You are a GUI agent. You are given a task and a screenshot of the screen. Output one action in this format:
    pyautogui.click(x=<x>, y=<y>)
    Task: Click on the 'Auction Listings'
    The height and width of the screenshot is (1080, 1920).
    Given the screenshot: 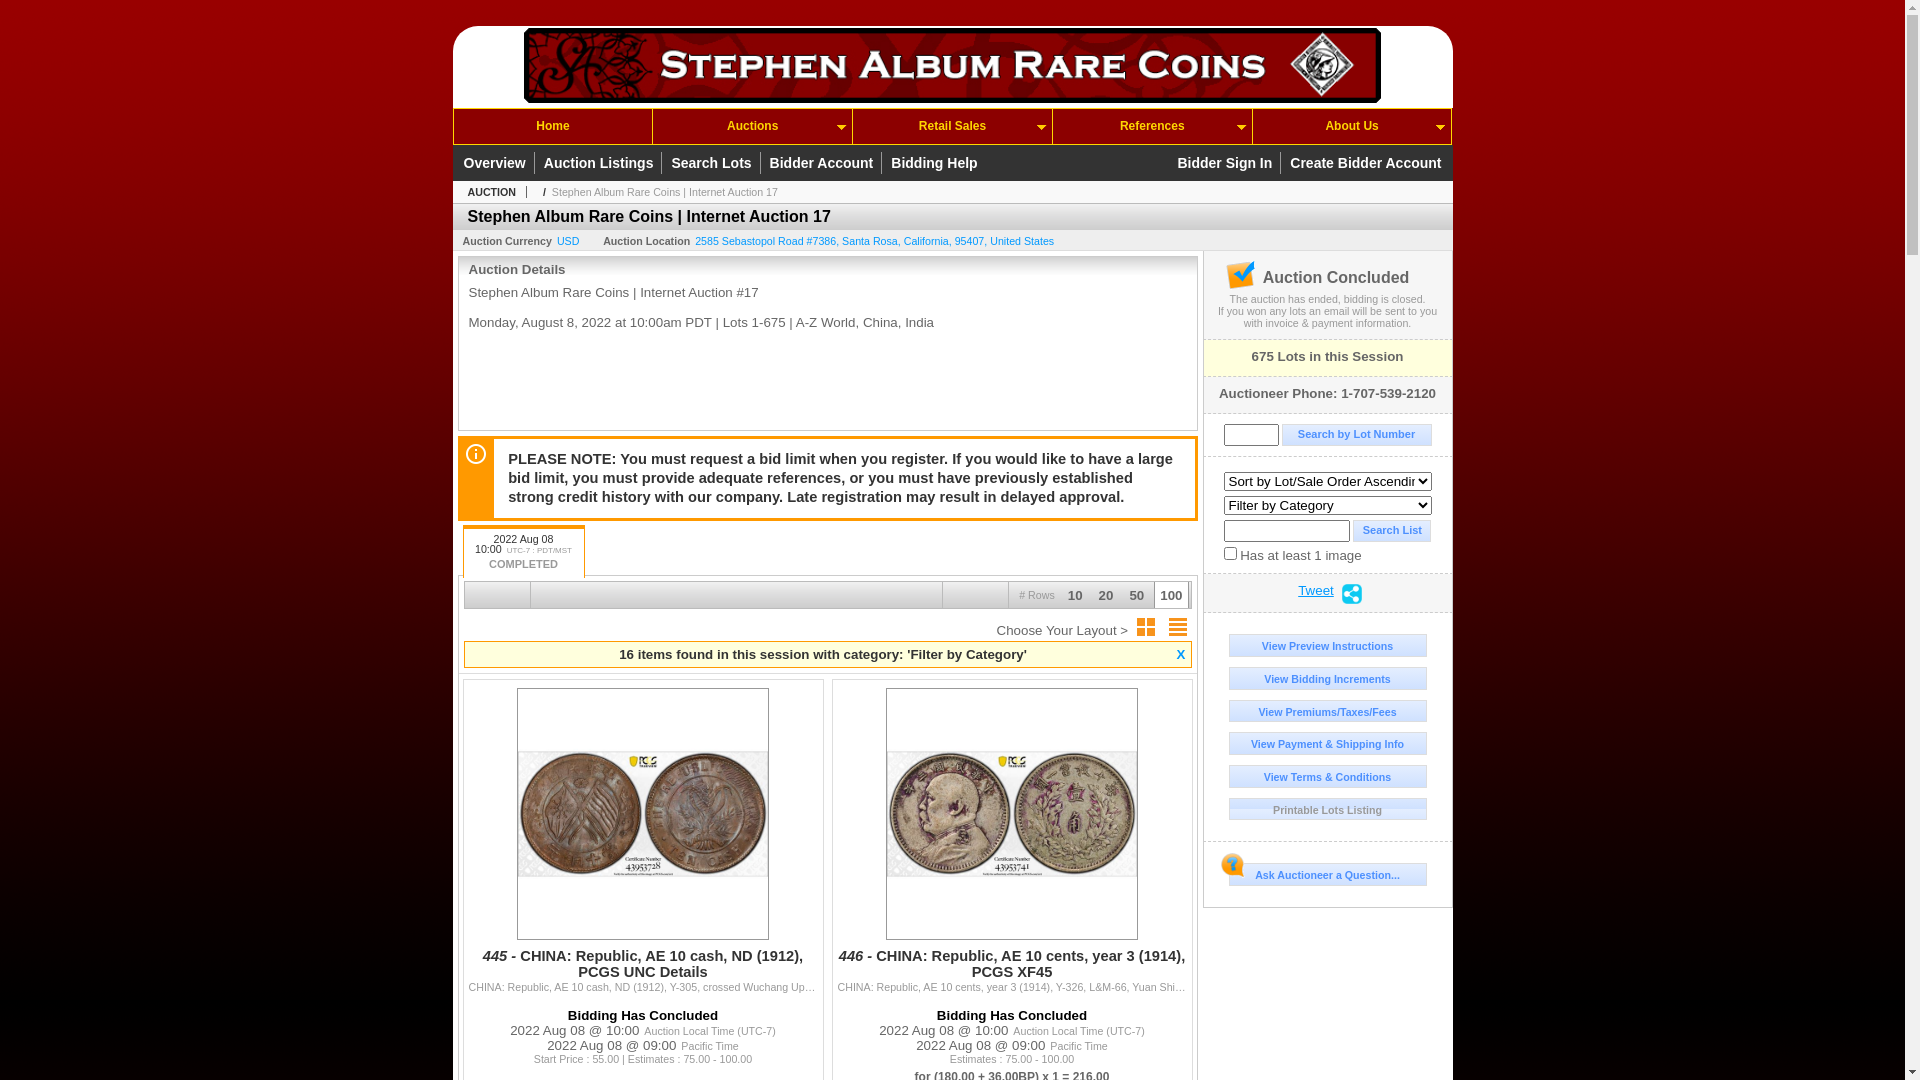 What is the action you would take?
    pyautogui.click(x=600, y=161)
    